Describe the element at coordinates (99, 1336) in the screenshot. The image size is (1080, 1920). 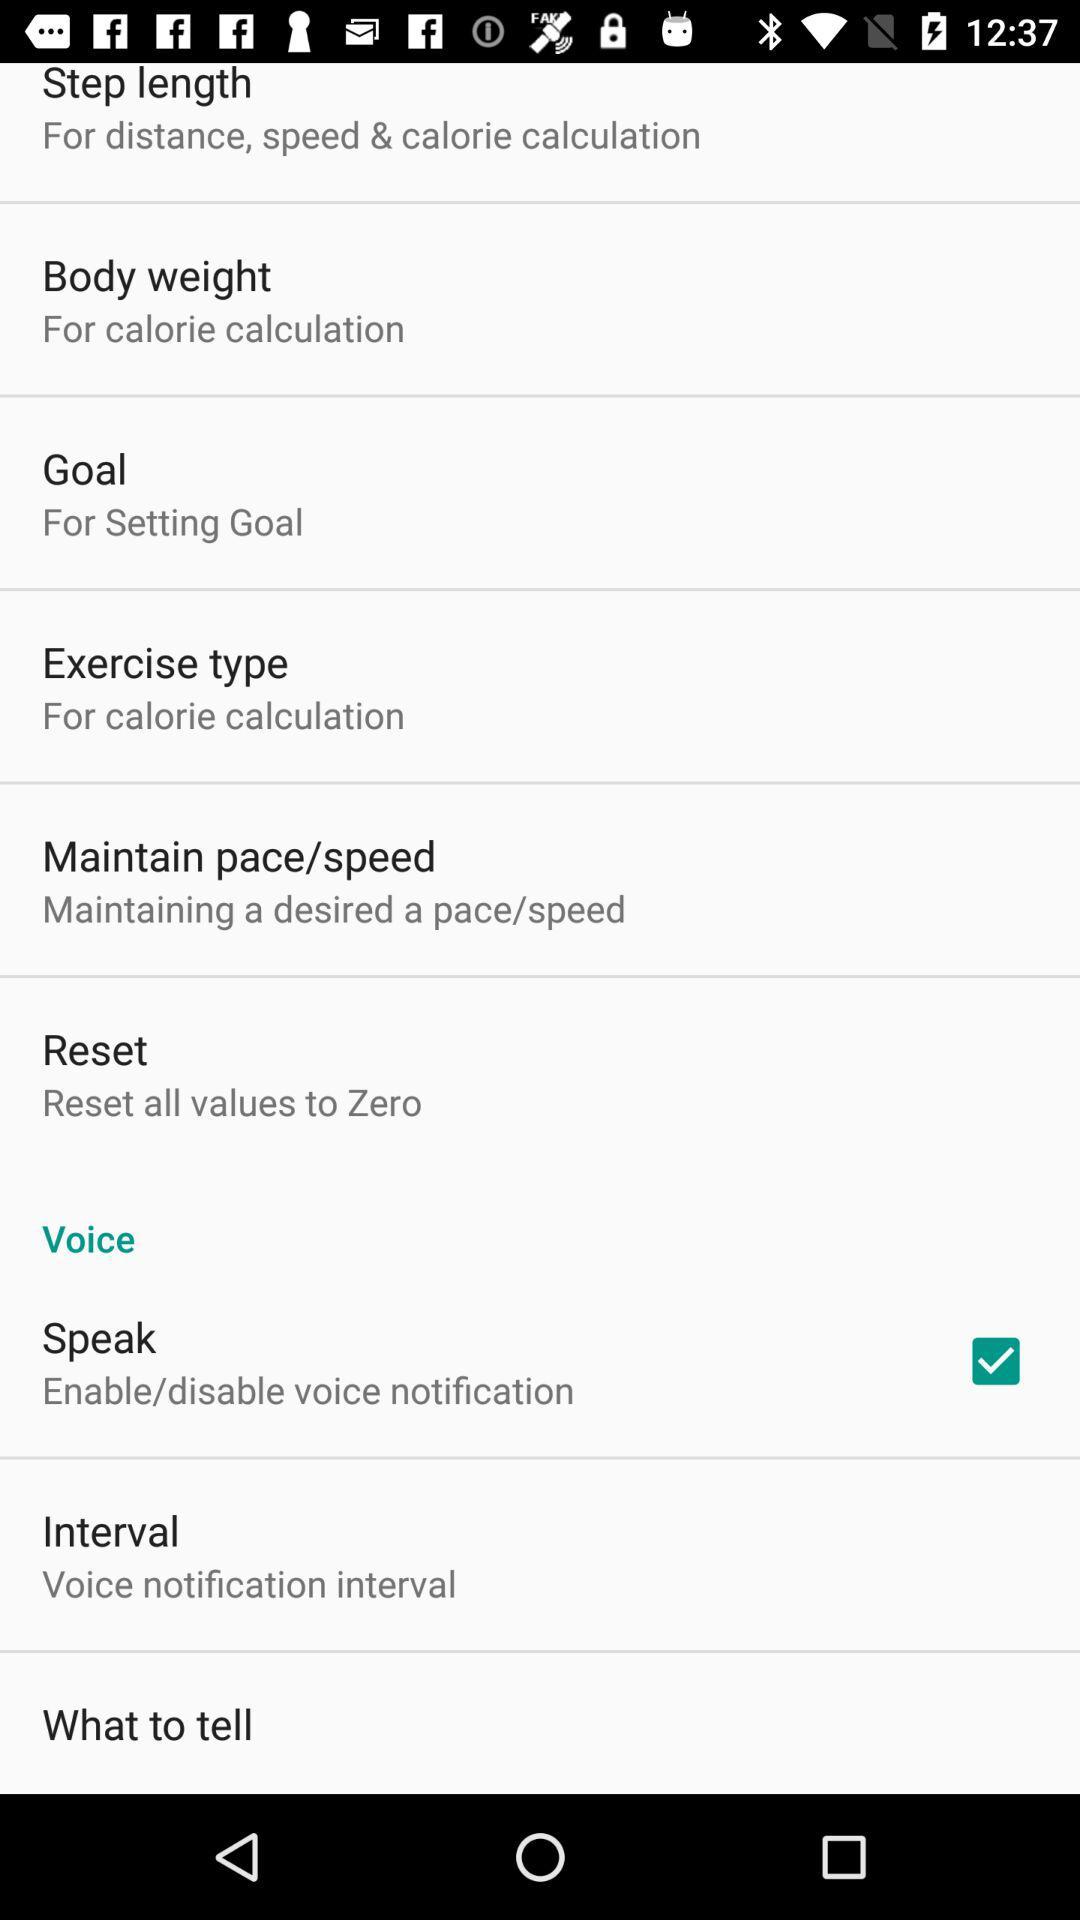
I see `speak icon` at that location.